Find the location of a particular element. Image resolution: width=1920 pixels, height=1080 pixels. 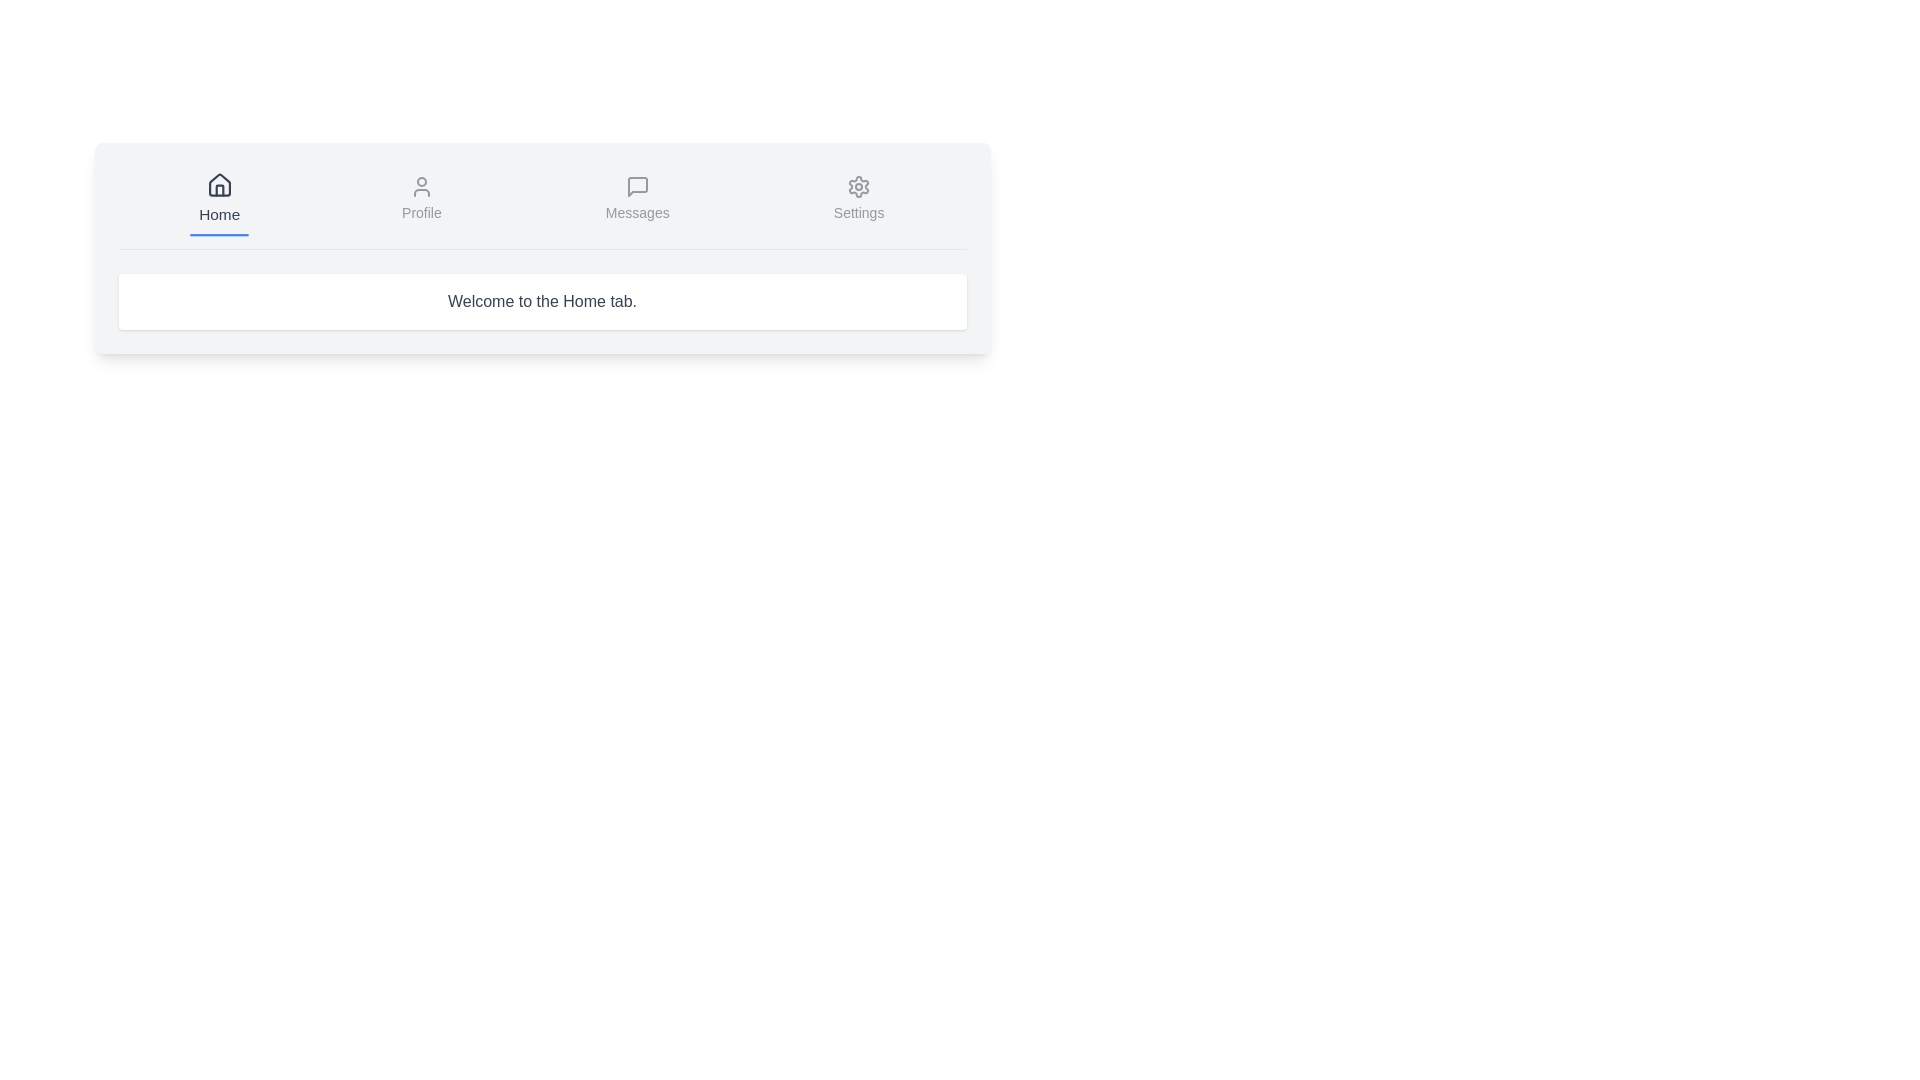

the tab button labeled Home is located at coordinates (219, 200).